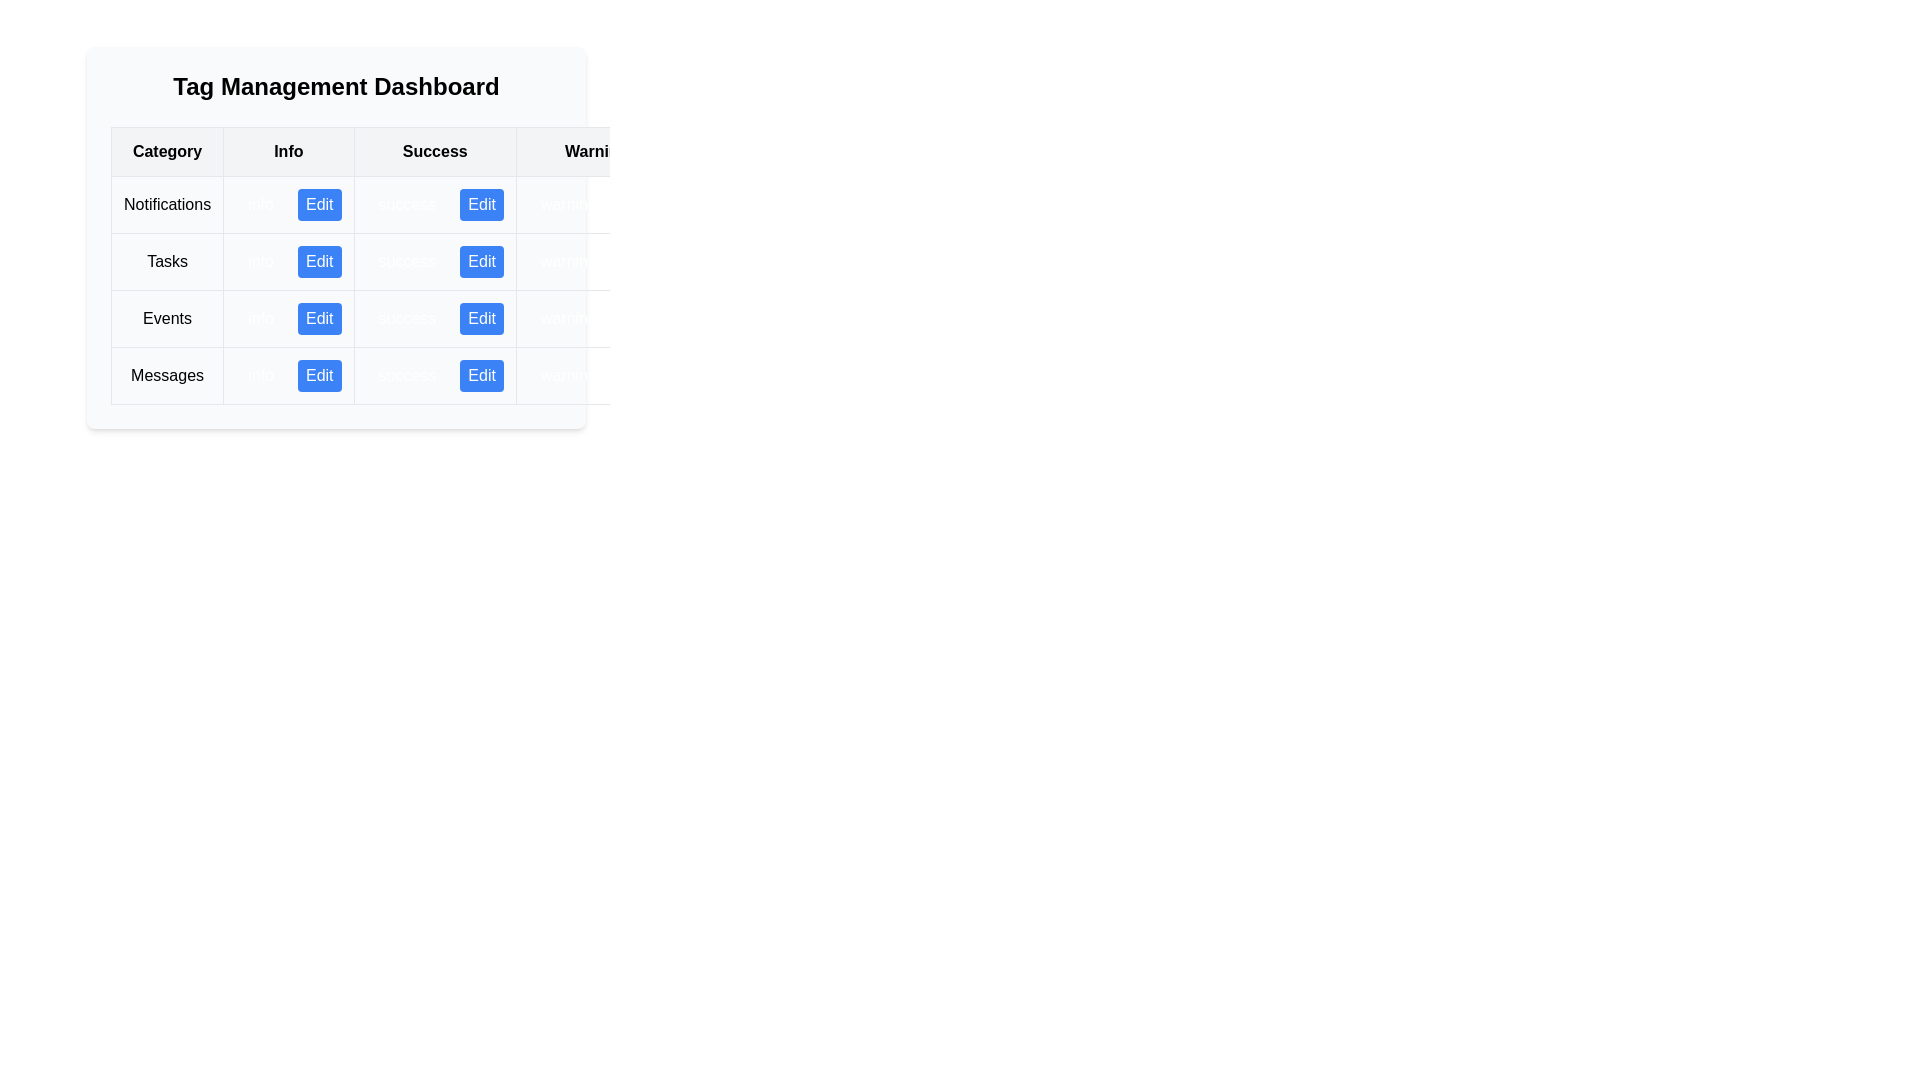 The width and height of the screenshot is (1920, 1080). Describe the element at coordinates (287, 204) in the screenshot. I see `the 'Info' button in the 'Notifications' category` at that location.